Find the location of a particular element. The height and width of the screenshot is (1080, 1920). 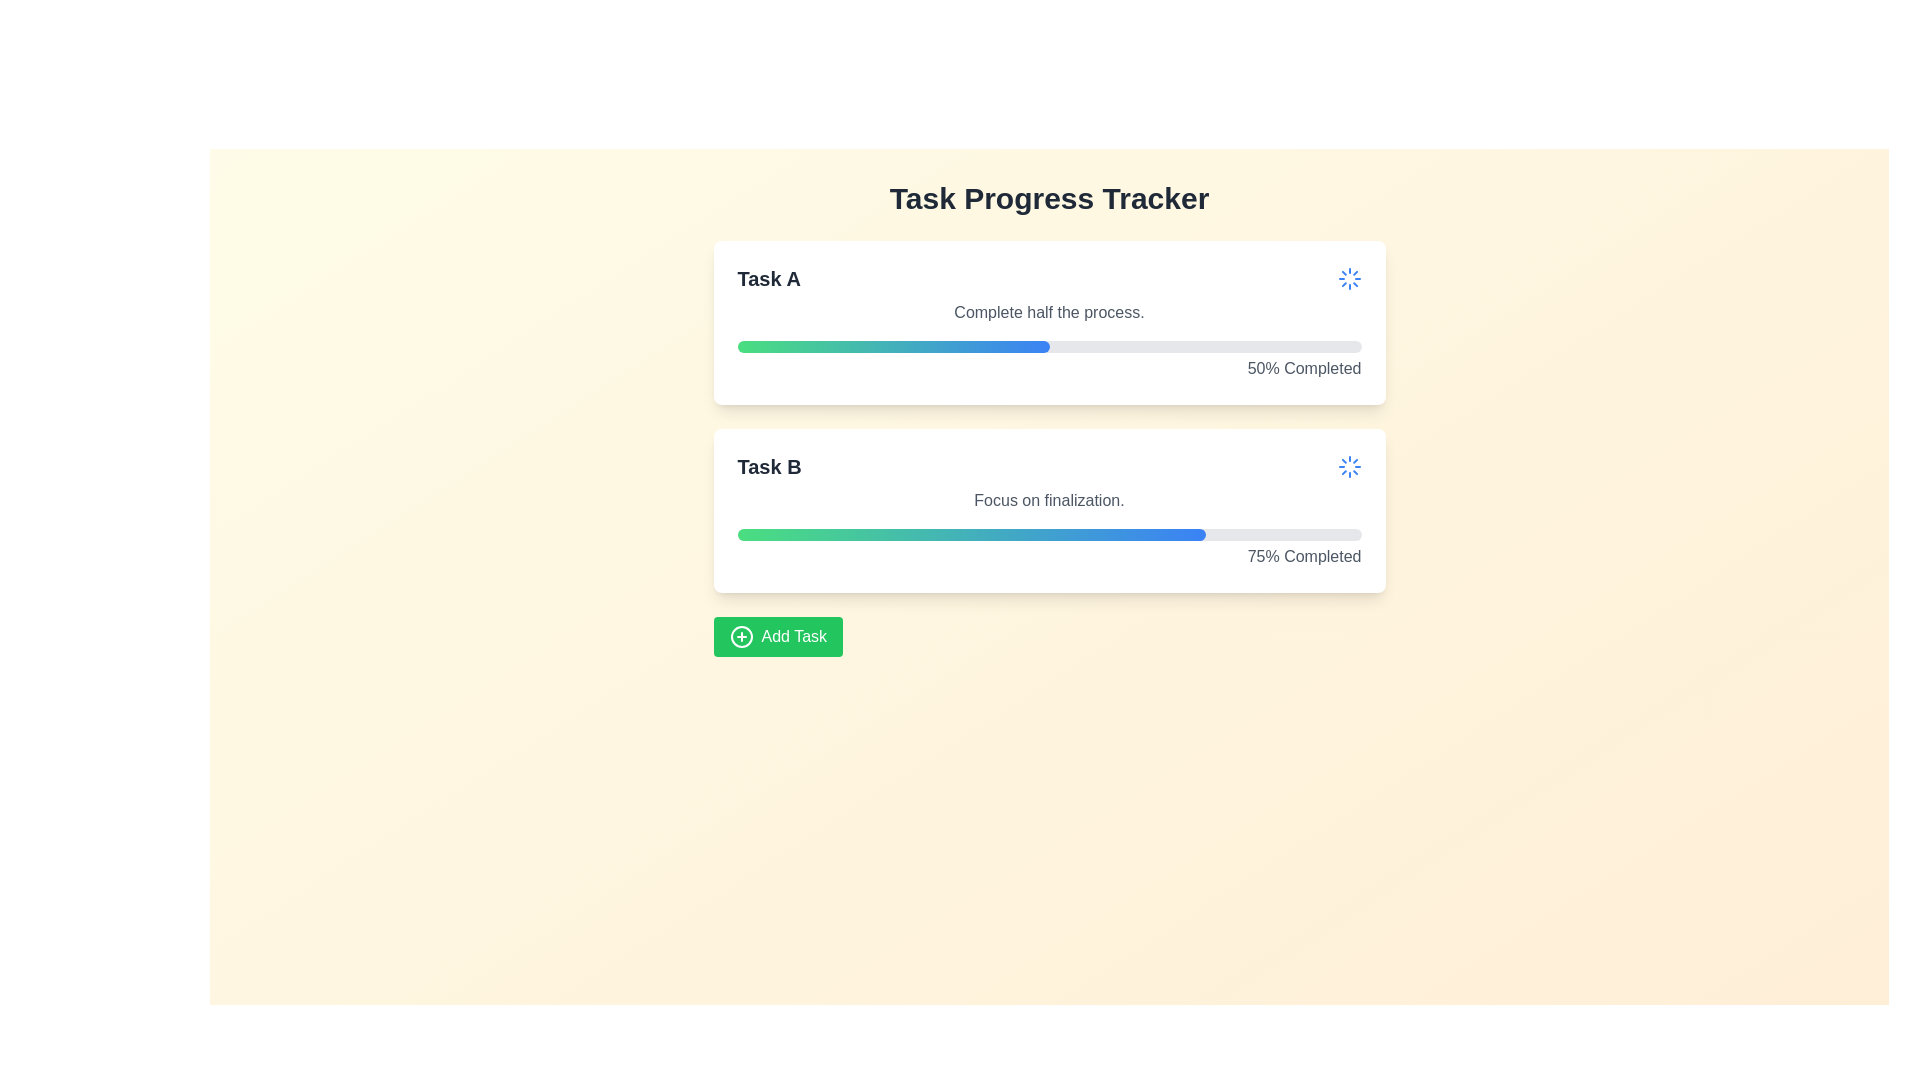

the slim, horizontal progress bar located at the bottom of the 'Task A' card, which is filled approximately 50% with a gradient transitioning from green to blue is located at coordinates (1048, 346).